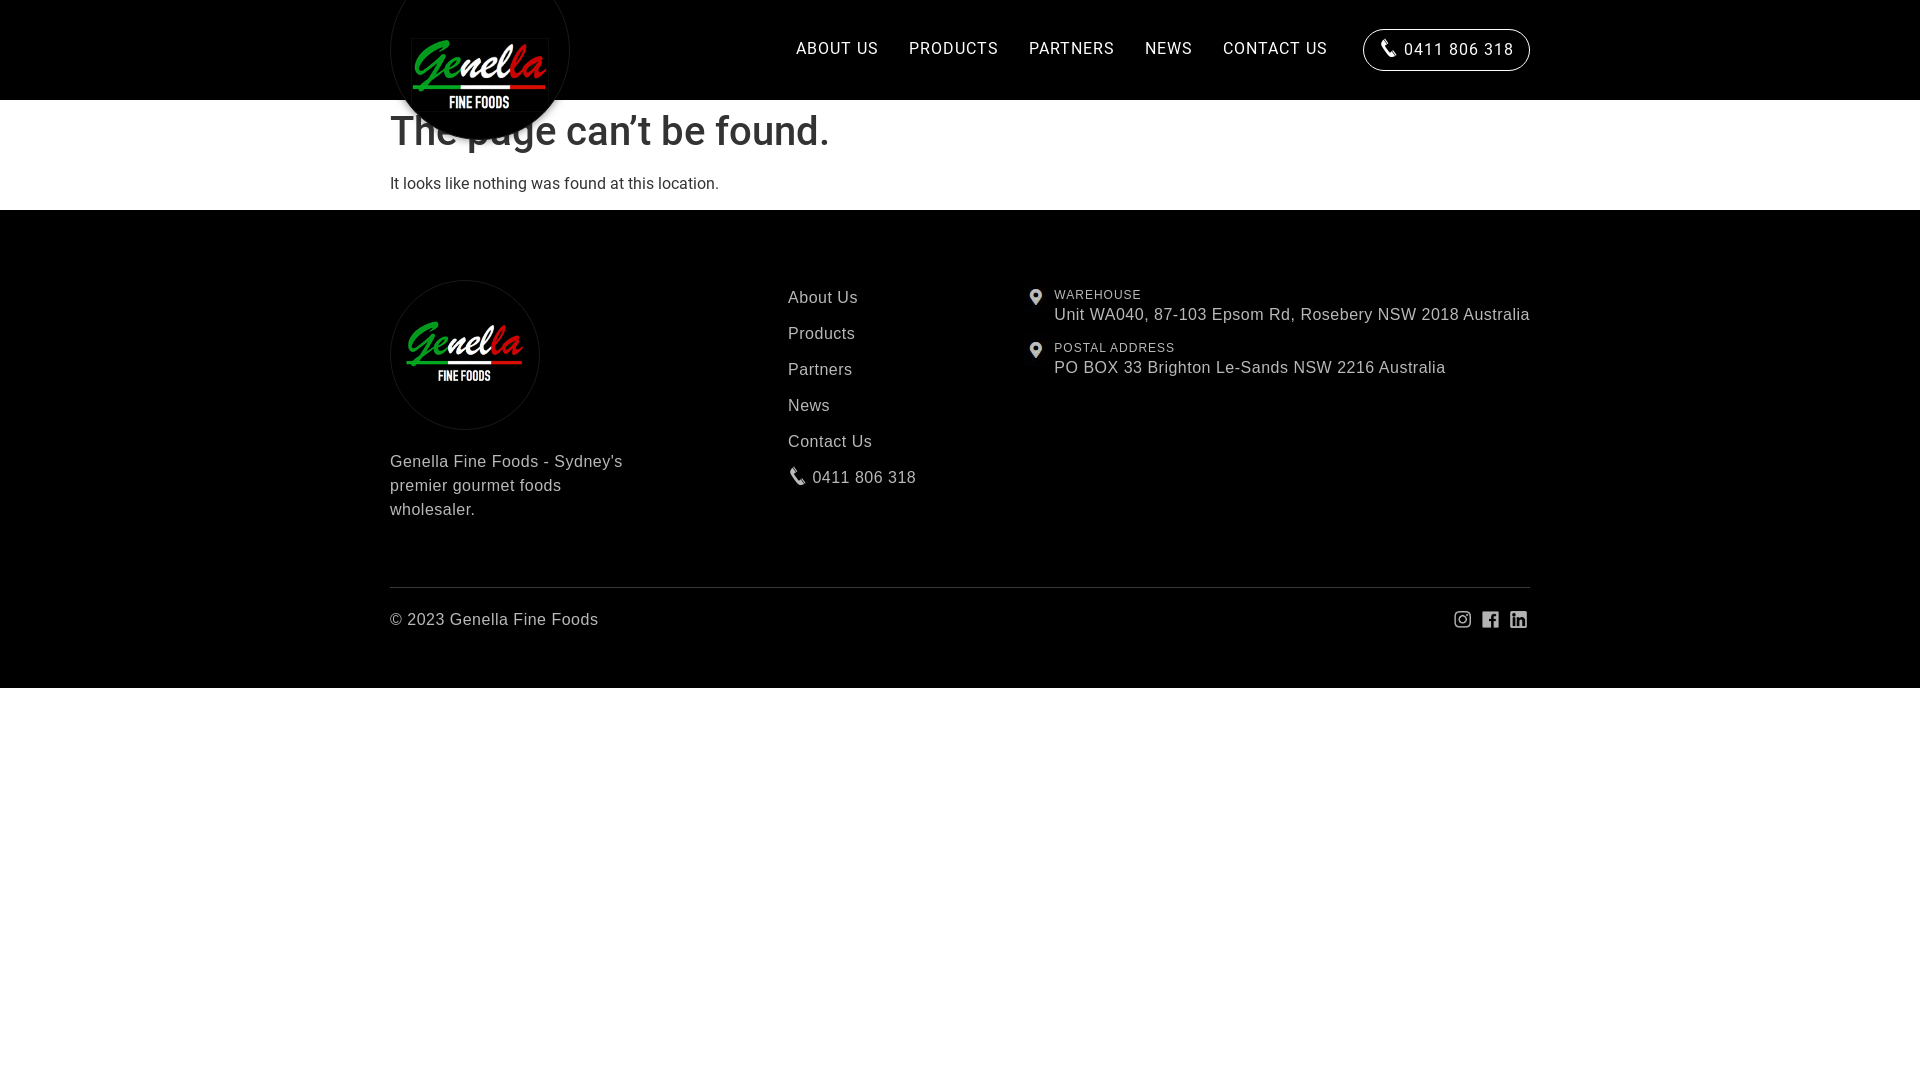 This screenshot has width=1920, height=1080. What do you see at coordinates (1274, 49) in the screenshot?
I see `'CONTACT US'` at bounding box center [1274, 49].